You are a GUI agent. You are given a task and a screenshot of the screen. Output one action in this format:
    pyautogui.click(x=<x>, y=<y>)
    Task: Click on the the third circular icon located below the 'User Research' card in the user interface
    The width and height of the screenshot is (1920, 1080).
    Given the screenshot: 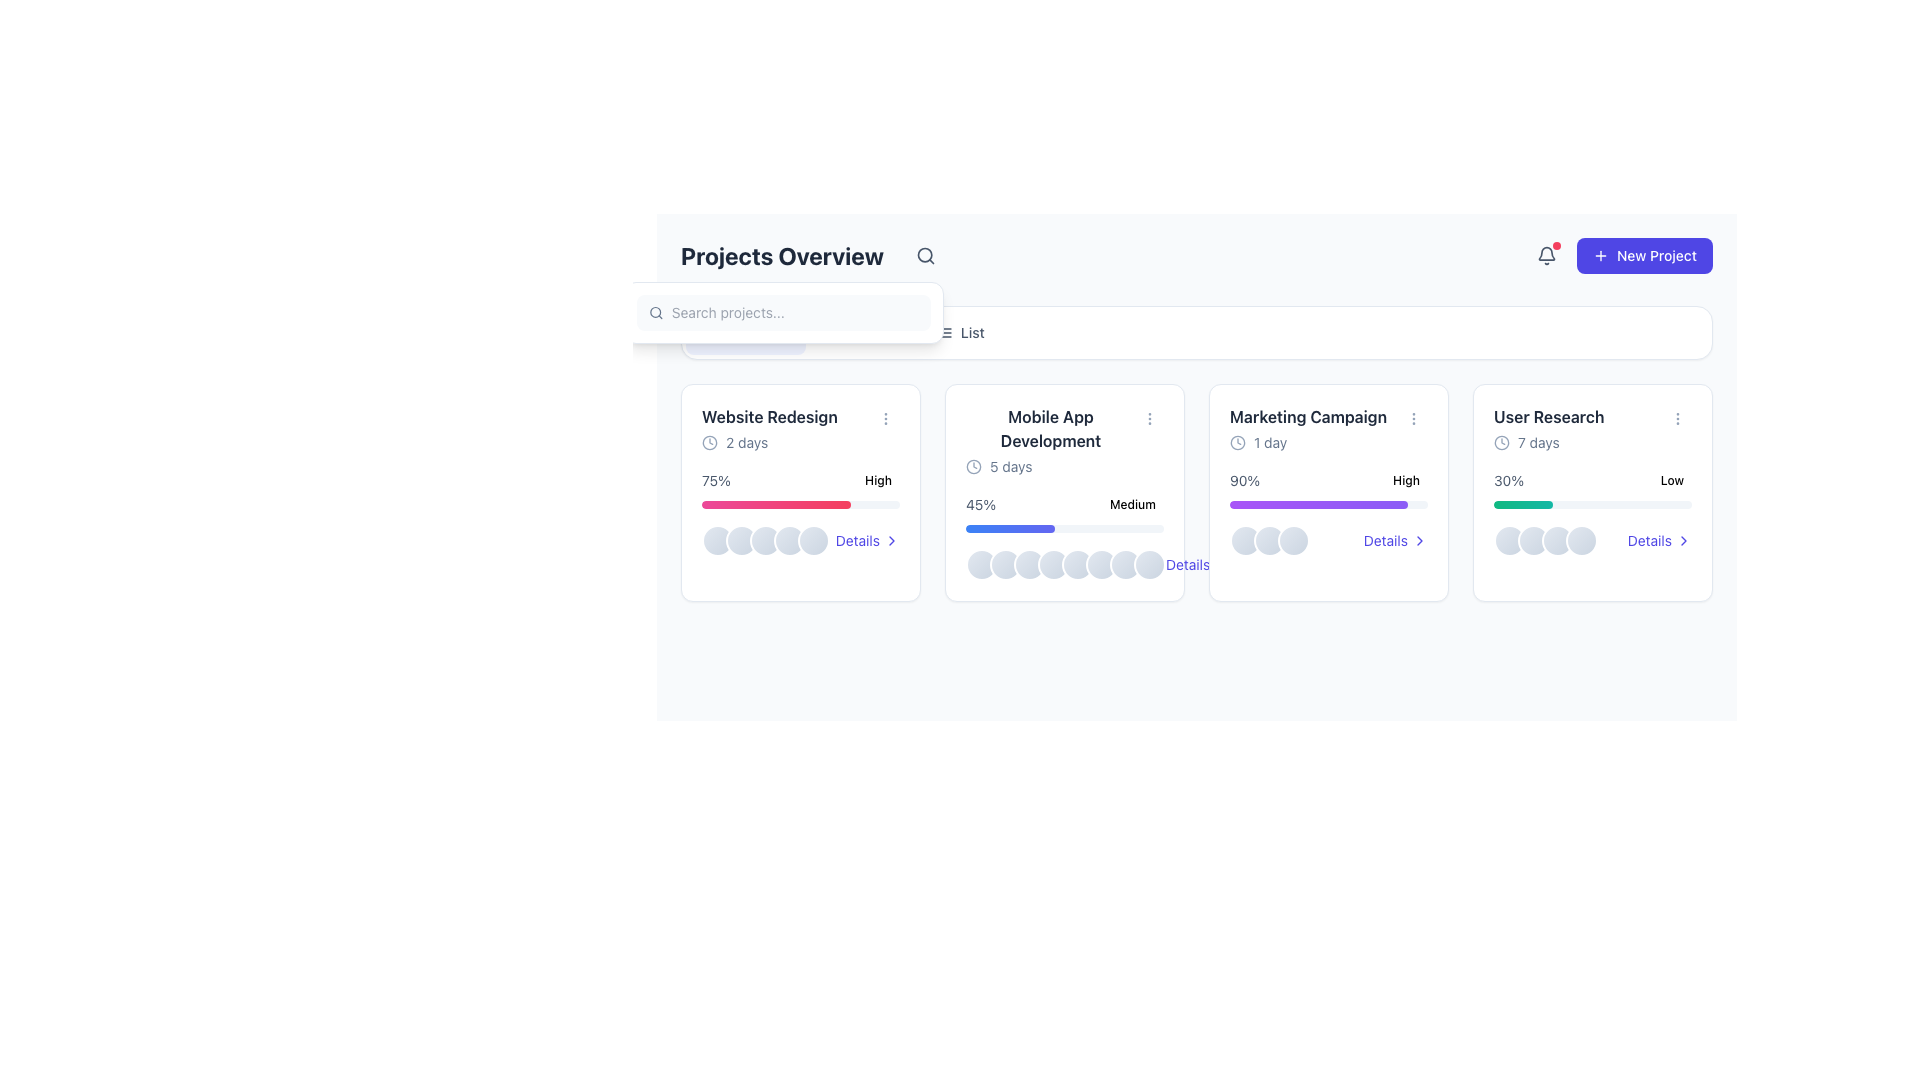 What is the action you would take?
    pyautogui.click(x=1557, y=540)
    